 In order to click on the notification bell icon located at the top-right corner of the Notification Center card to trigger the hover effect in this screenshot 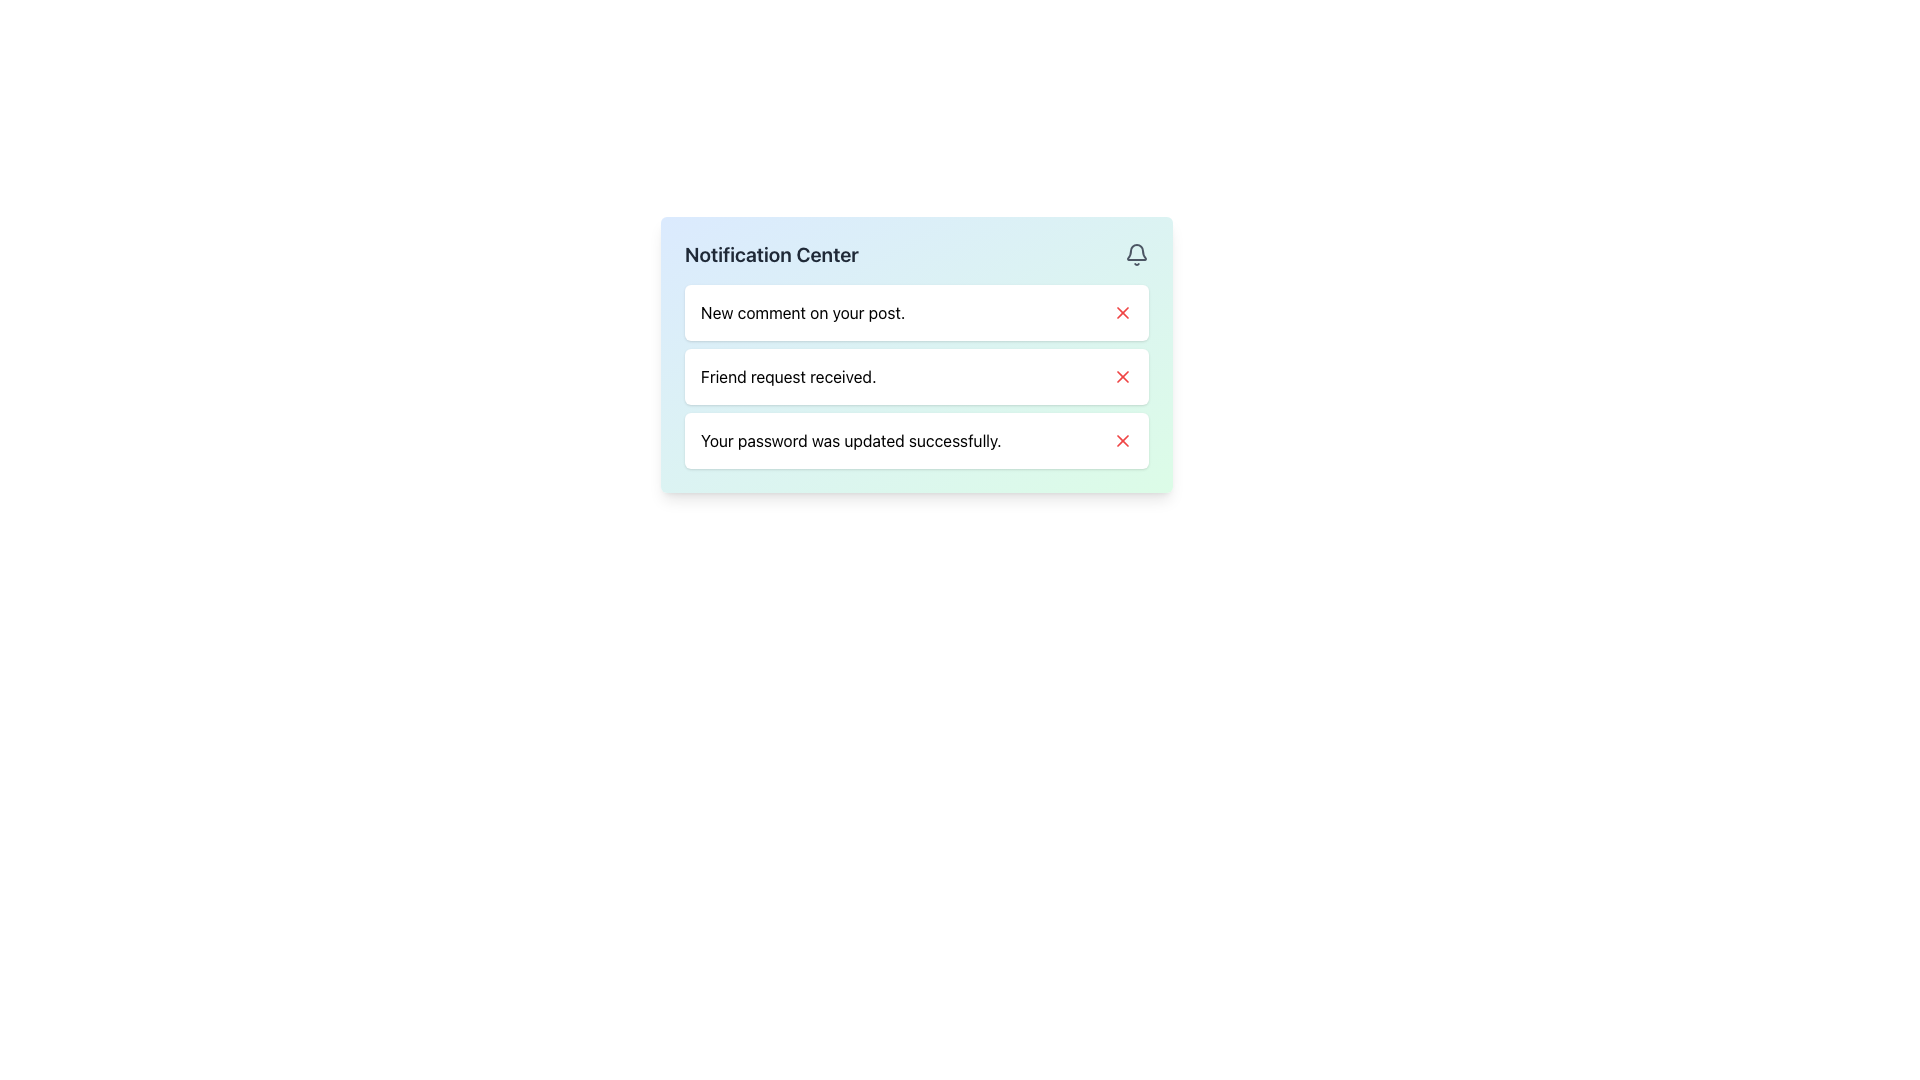, I will do `click(1137, 253)`.